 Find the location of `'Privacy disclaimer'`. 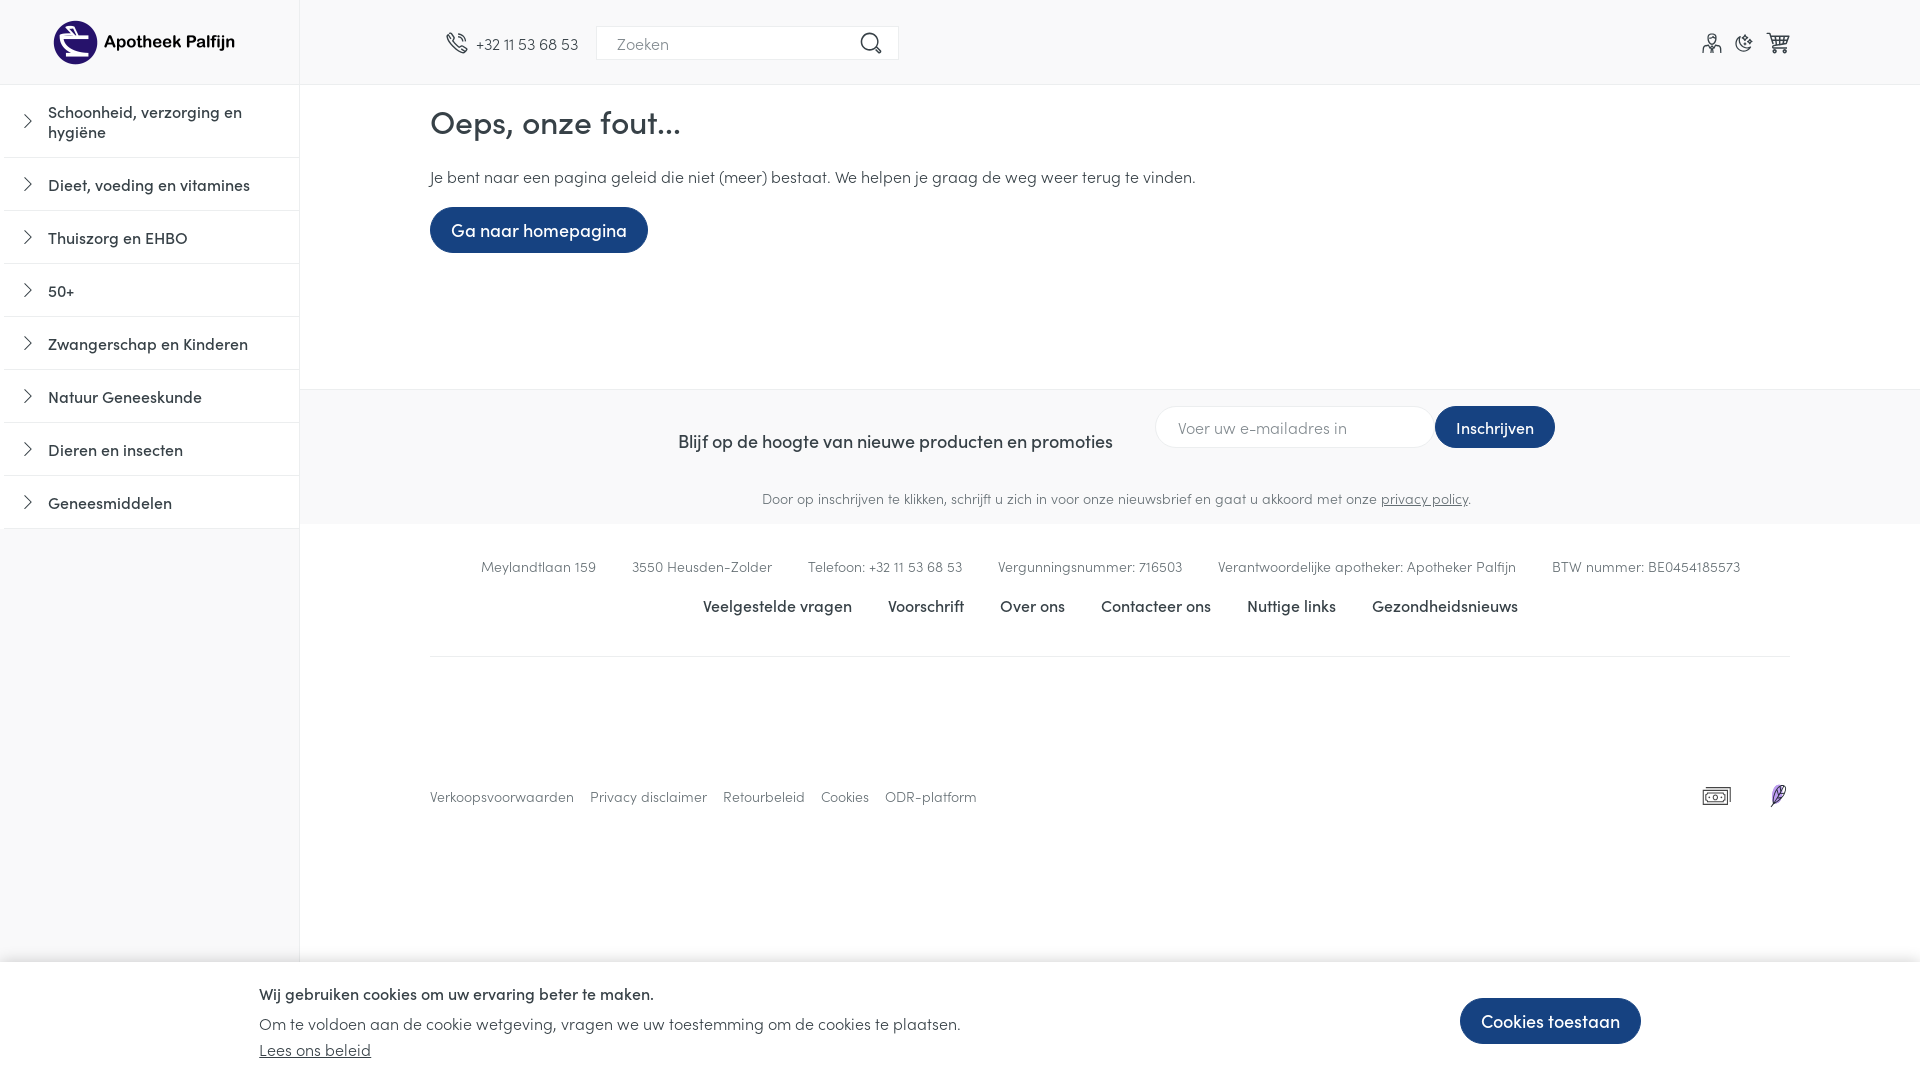

'Privacy disclaimer' is located at coordinates (648, 794).